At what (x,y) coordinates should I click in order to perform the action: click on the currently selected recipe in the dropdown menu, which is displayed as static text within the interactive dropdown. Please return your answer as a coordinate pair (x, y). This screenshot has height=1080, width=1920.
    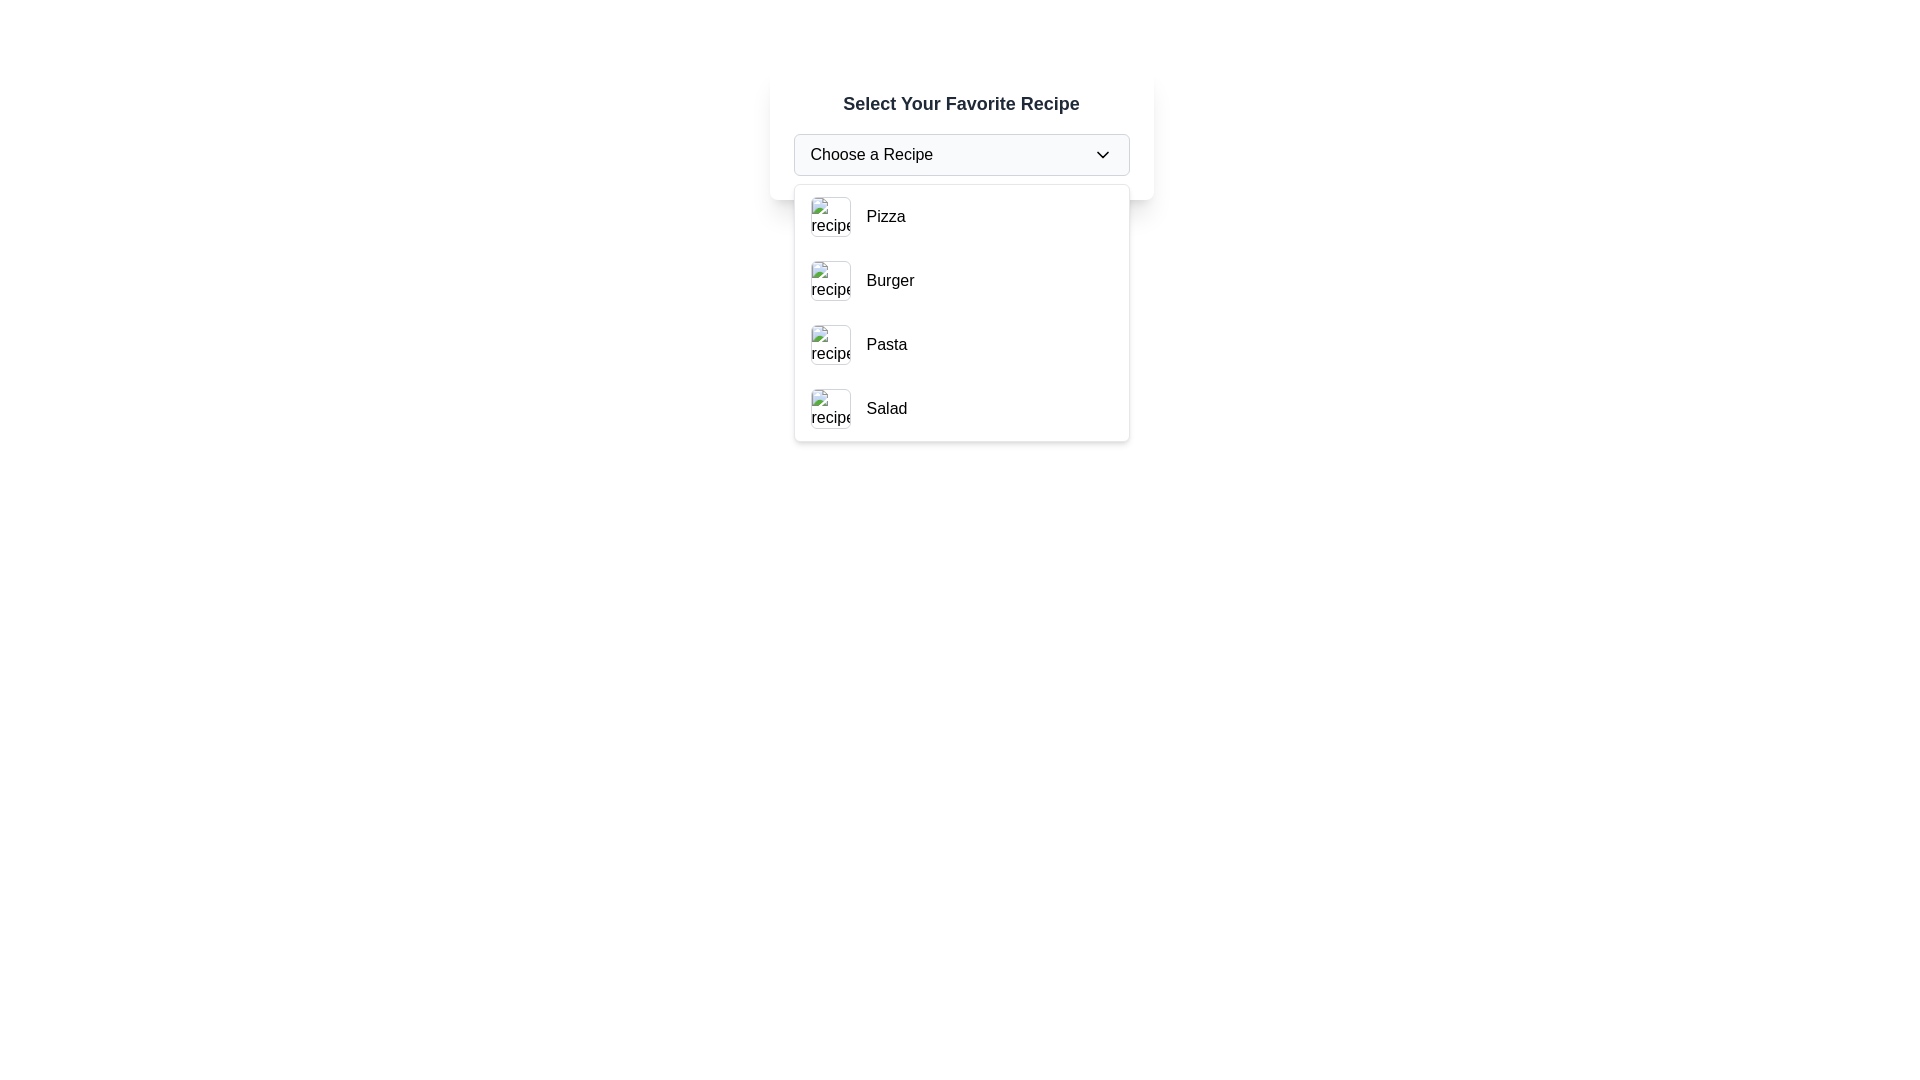
    Looking at the image, I should click on (871, 153).